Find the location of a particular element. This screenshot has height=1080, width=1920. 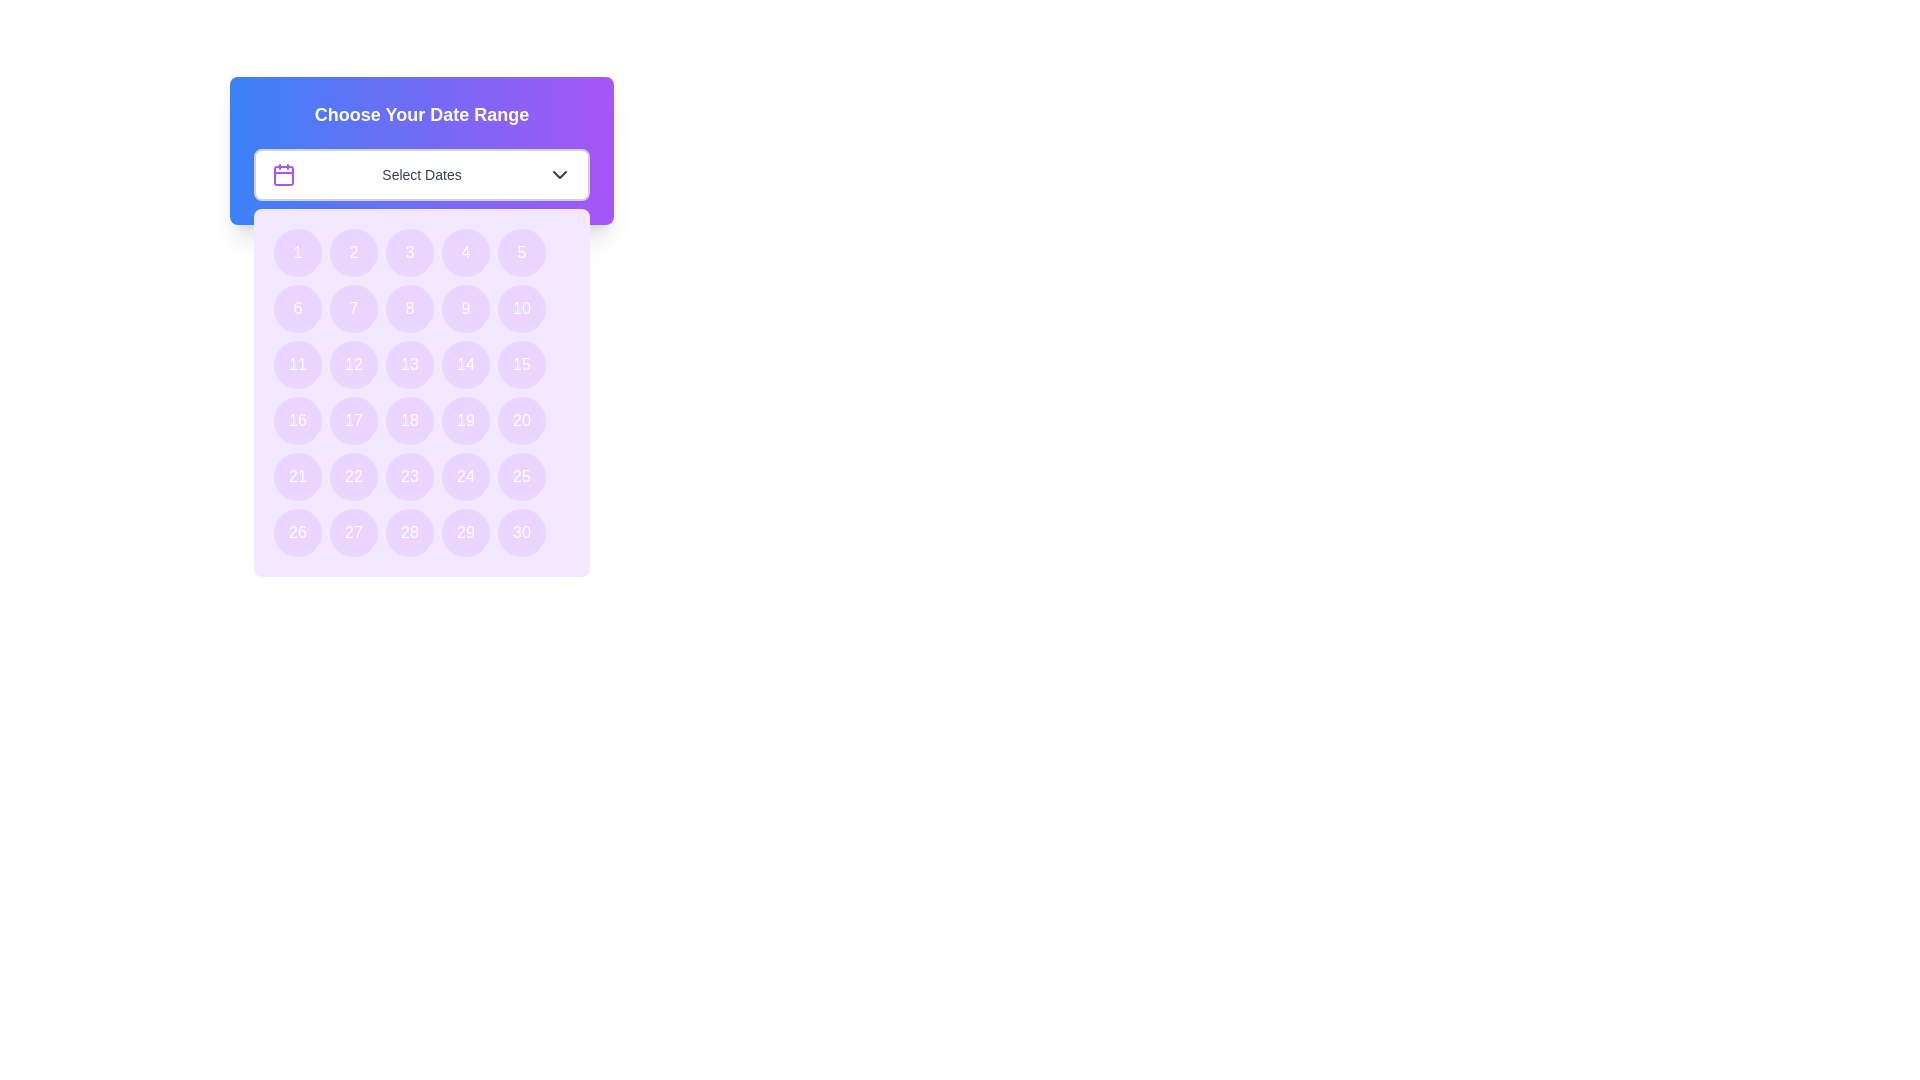

the third button from the left in the last row of a grid representing selectable dates in a calendar interface is located at coordinates (354, 531).